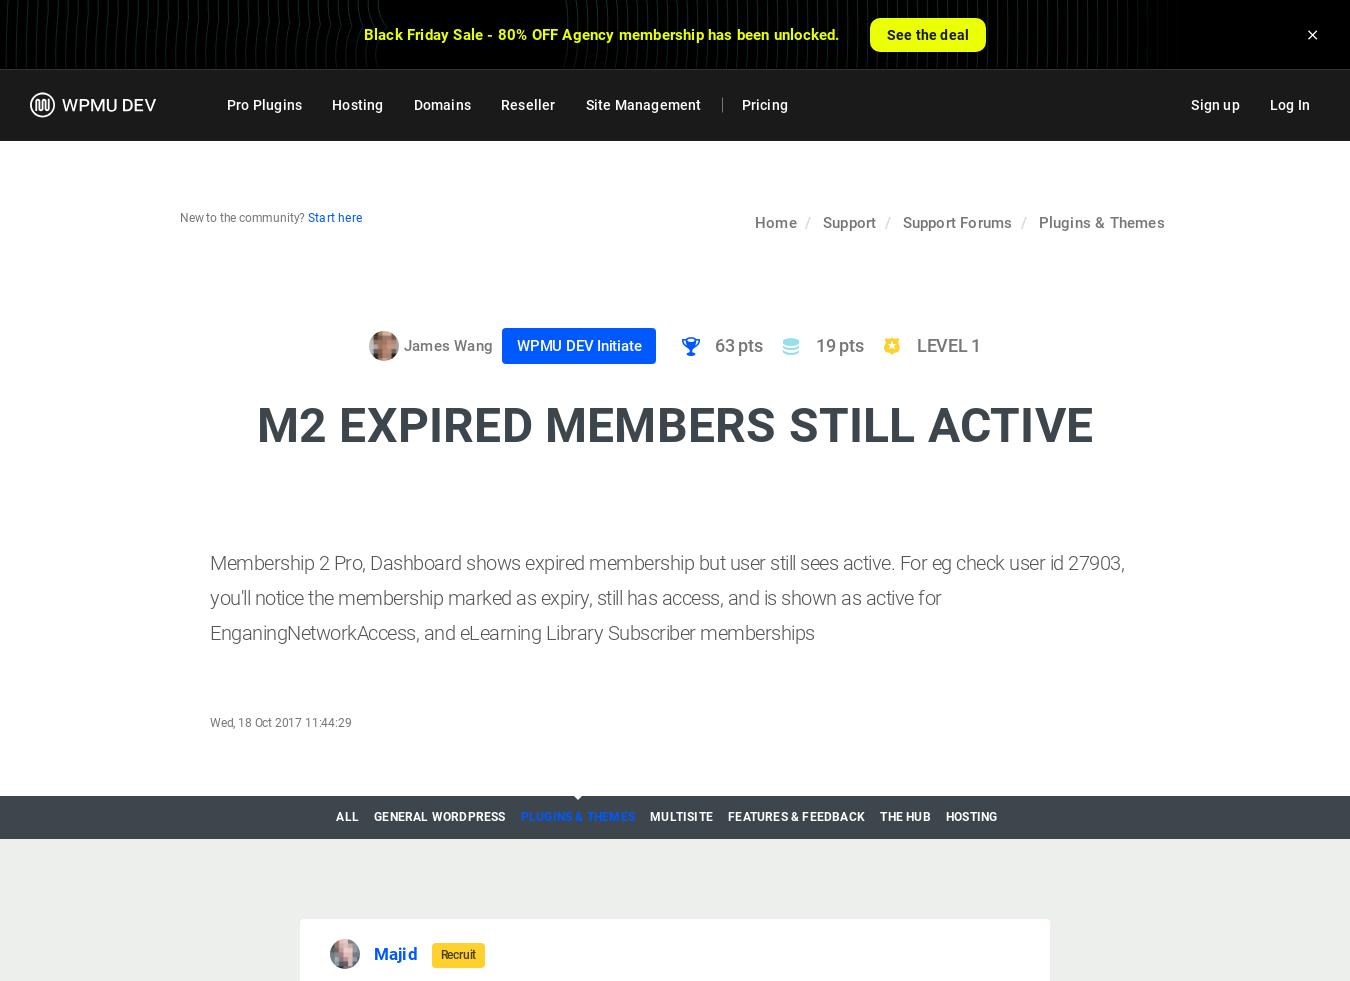  Describe the element at coordinates (643, 103) in the screenshot. I see `'Site Management'` at that location.